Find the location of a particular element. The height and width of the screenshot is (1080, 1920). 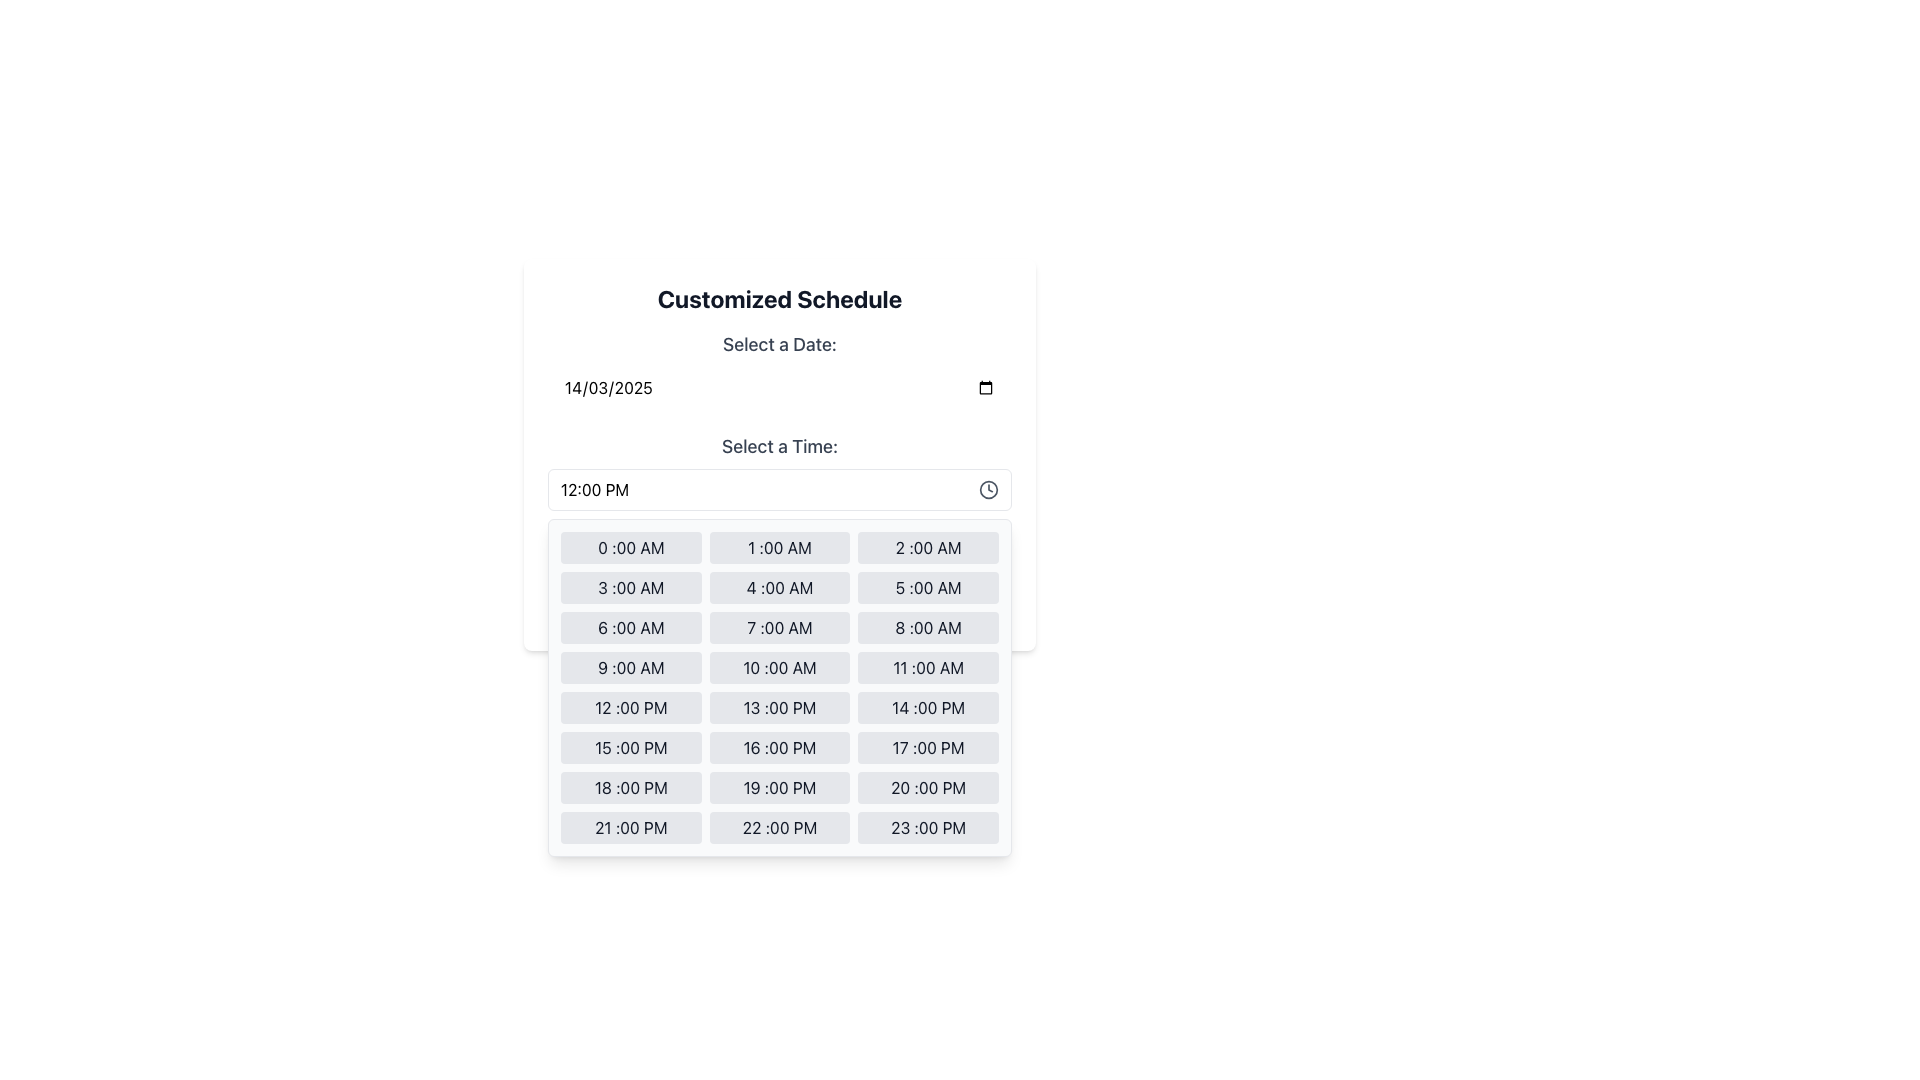

the button displaying '16 :00 PM' is located at coordinates (778, 748).